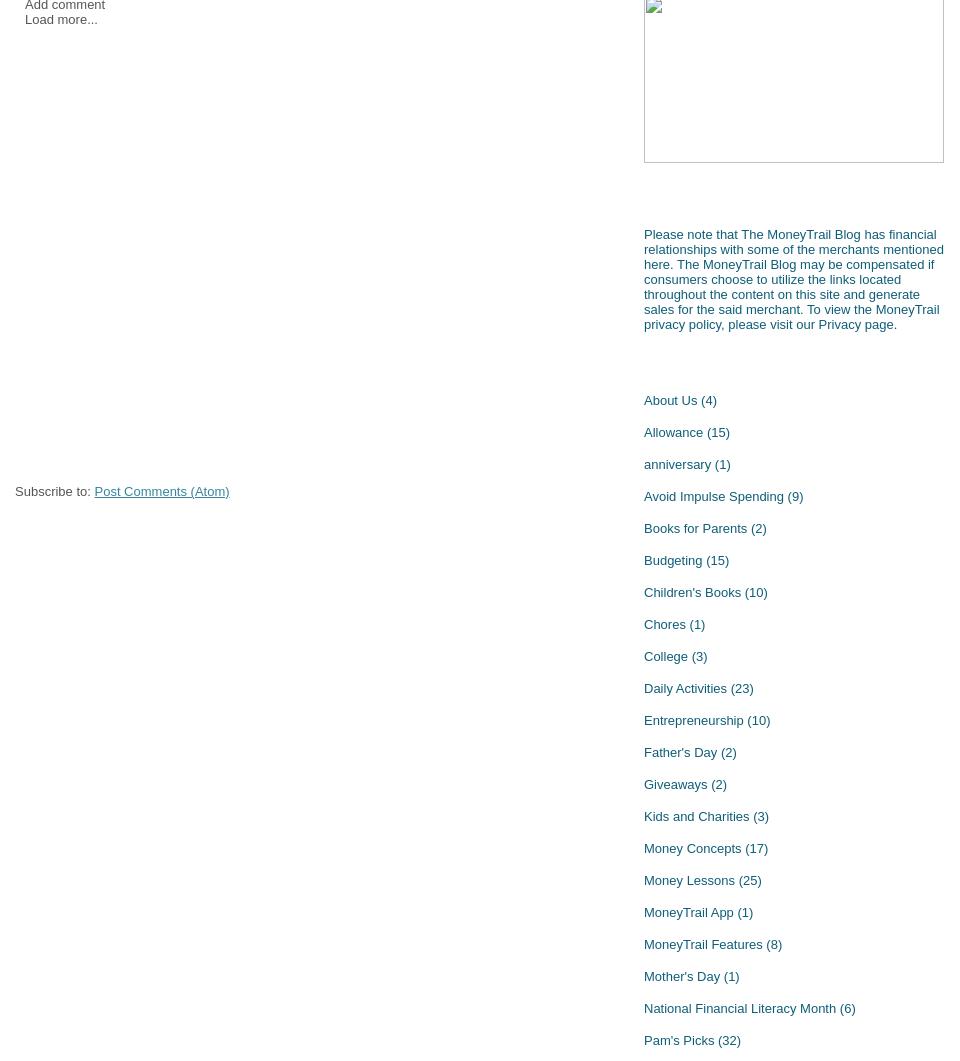  I want to click on 'Avoid Impulse Spending', so click(713, 495).